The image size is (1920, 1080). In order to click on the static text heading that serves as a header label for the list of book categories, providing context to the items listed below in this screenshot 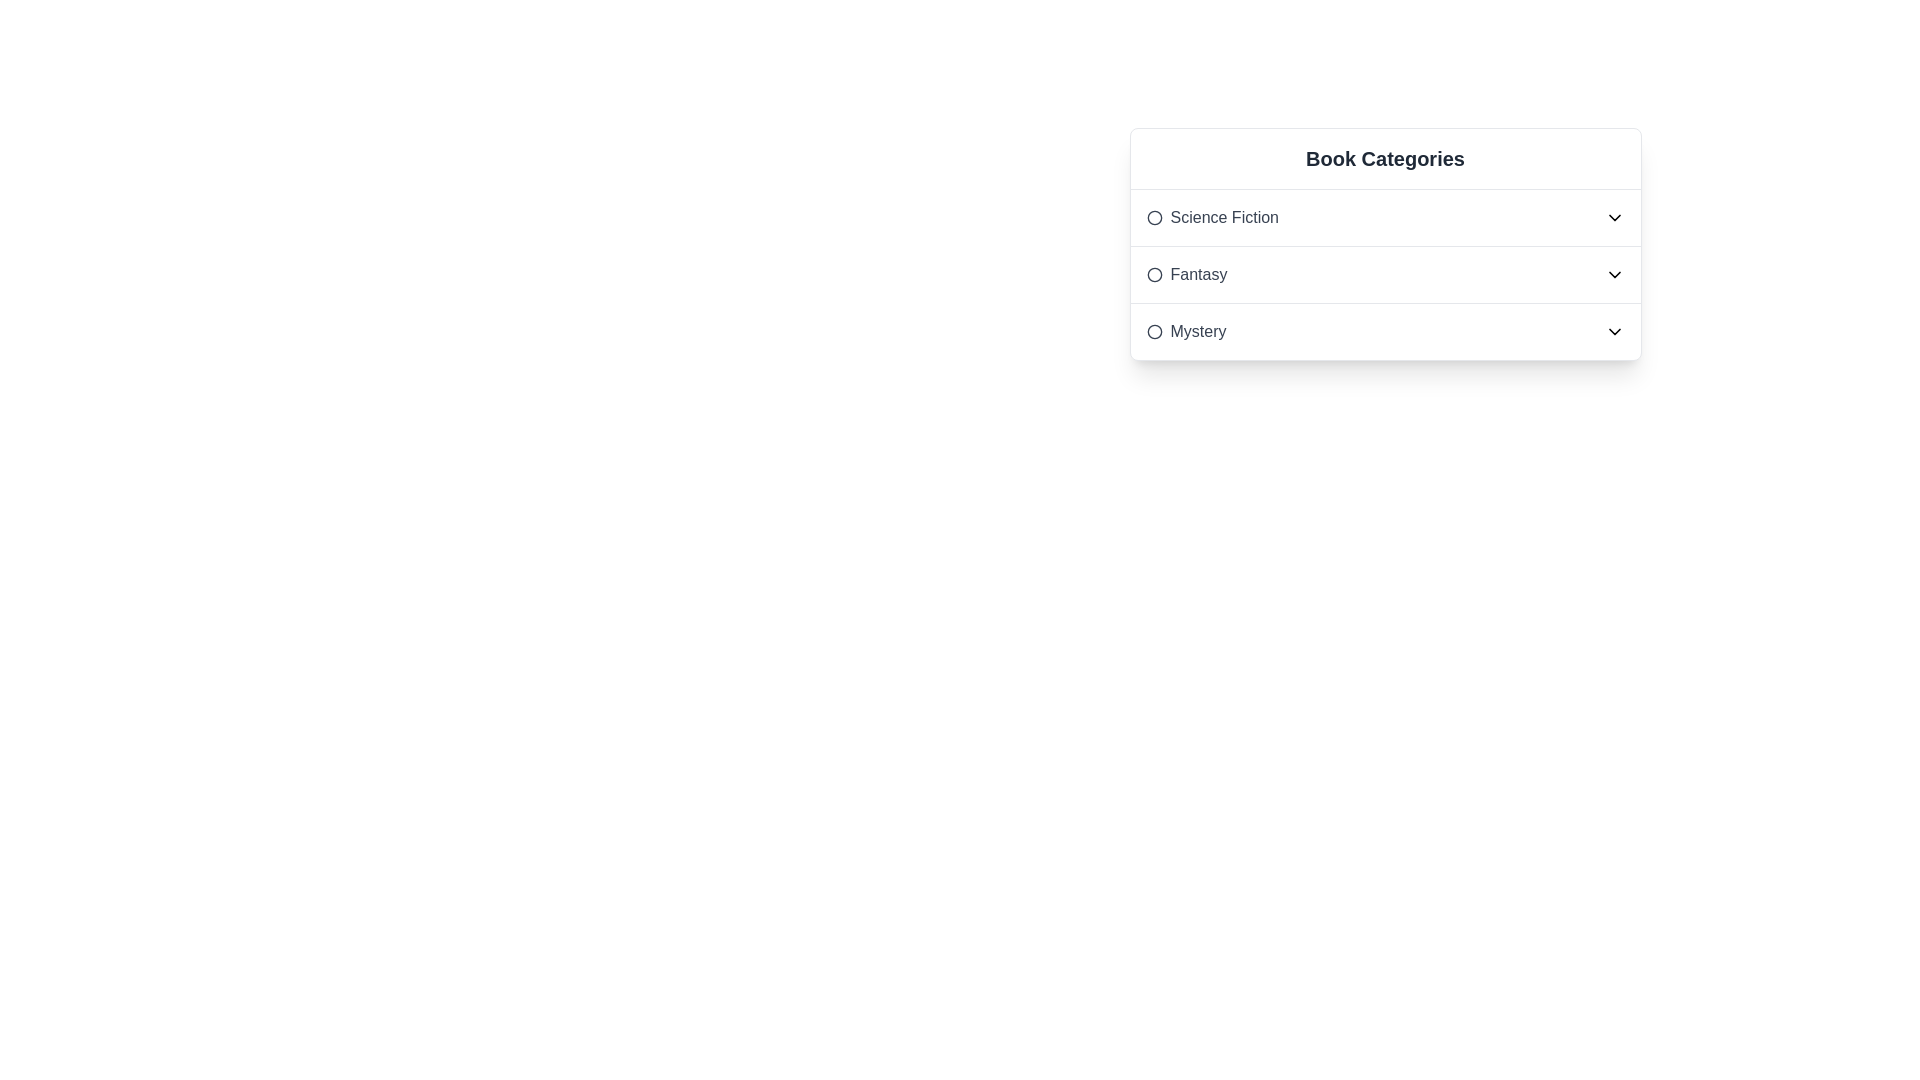, I will do `click(1384, 158)`.